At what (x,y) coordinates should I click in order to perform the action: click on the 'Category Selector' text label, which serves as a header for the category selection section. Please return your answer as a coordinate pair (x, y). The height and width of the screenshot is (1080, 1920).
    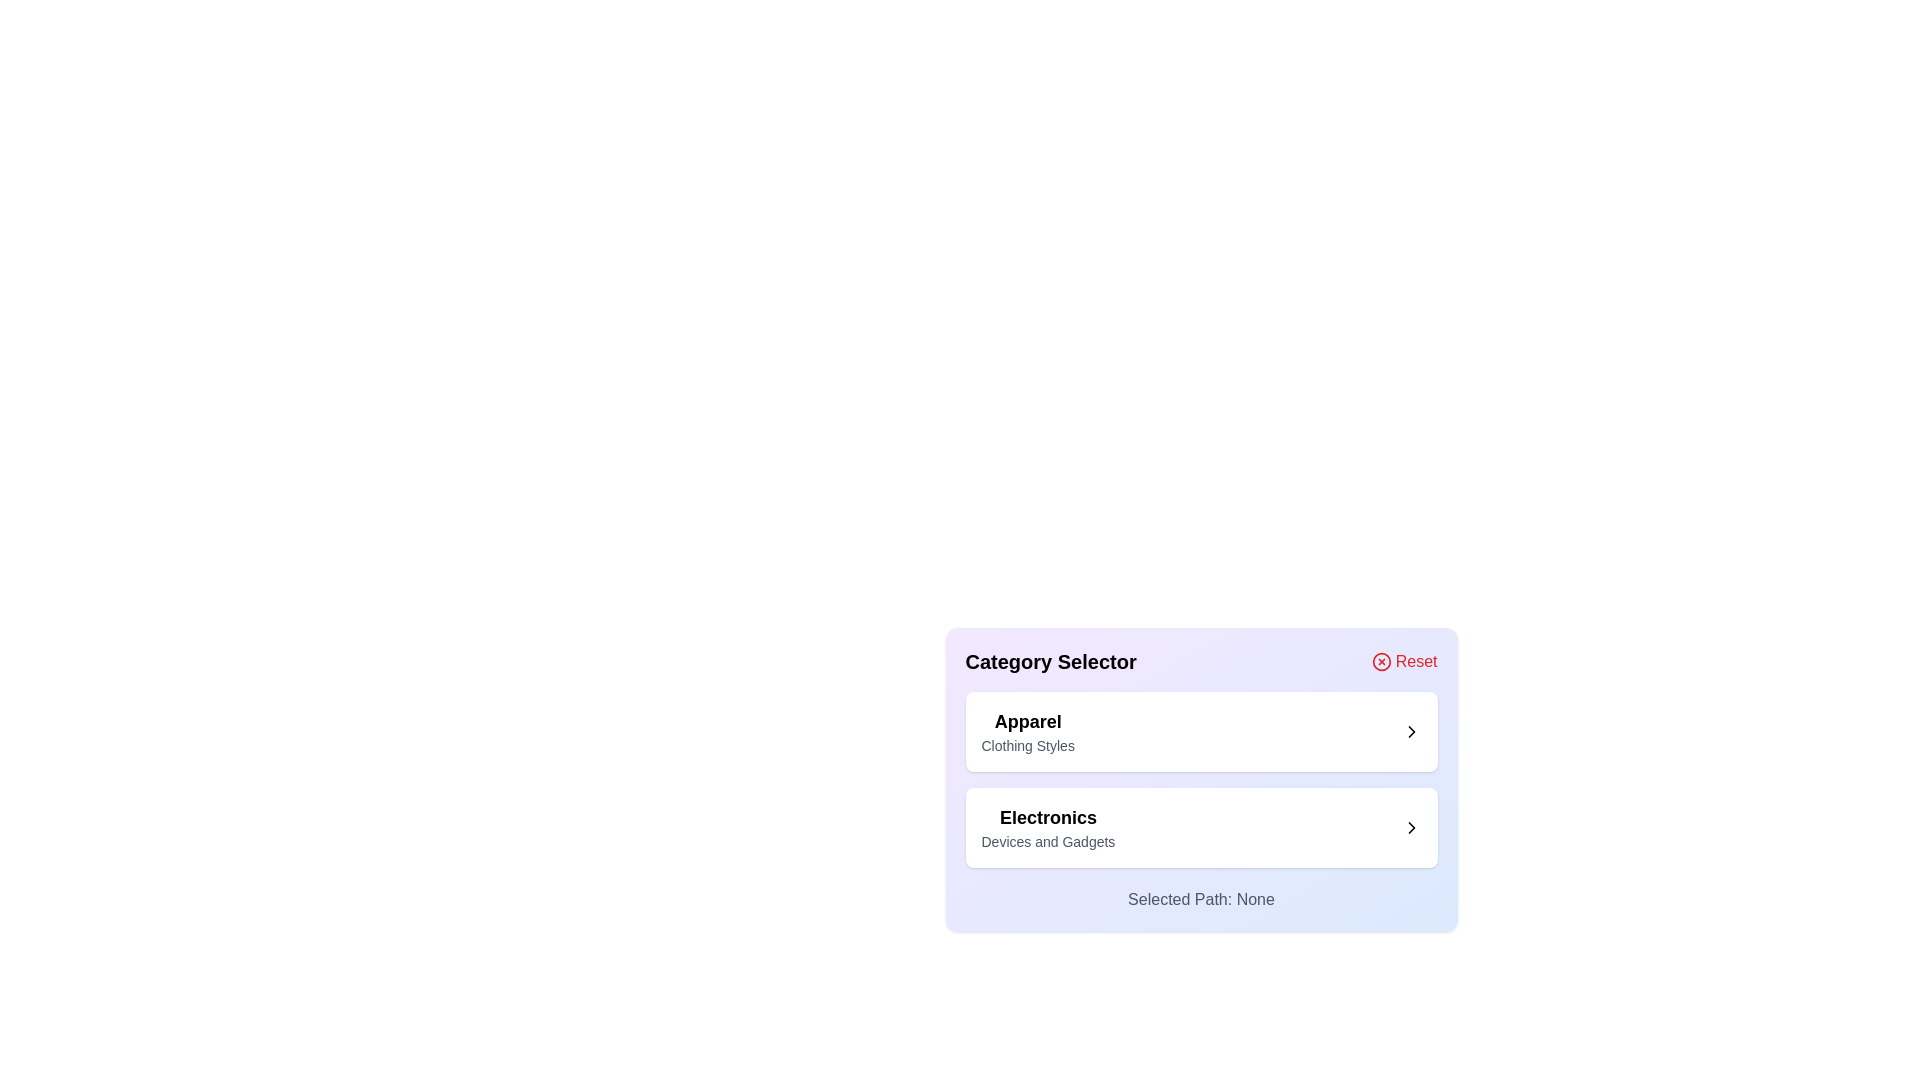
    Looking at the image, I should click on (1050, 662).